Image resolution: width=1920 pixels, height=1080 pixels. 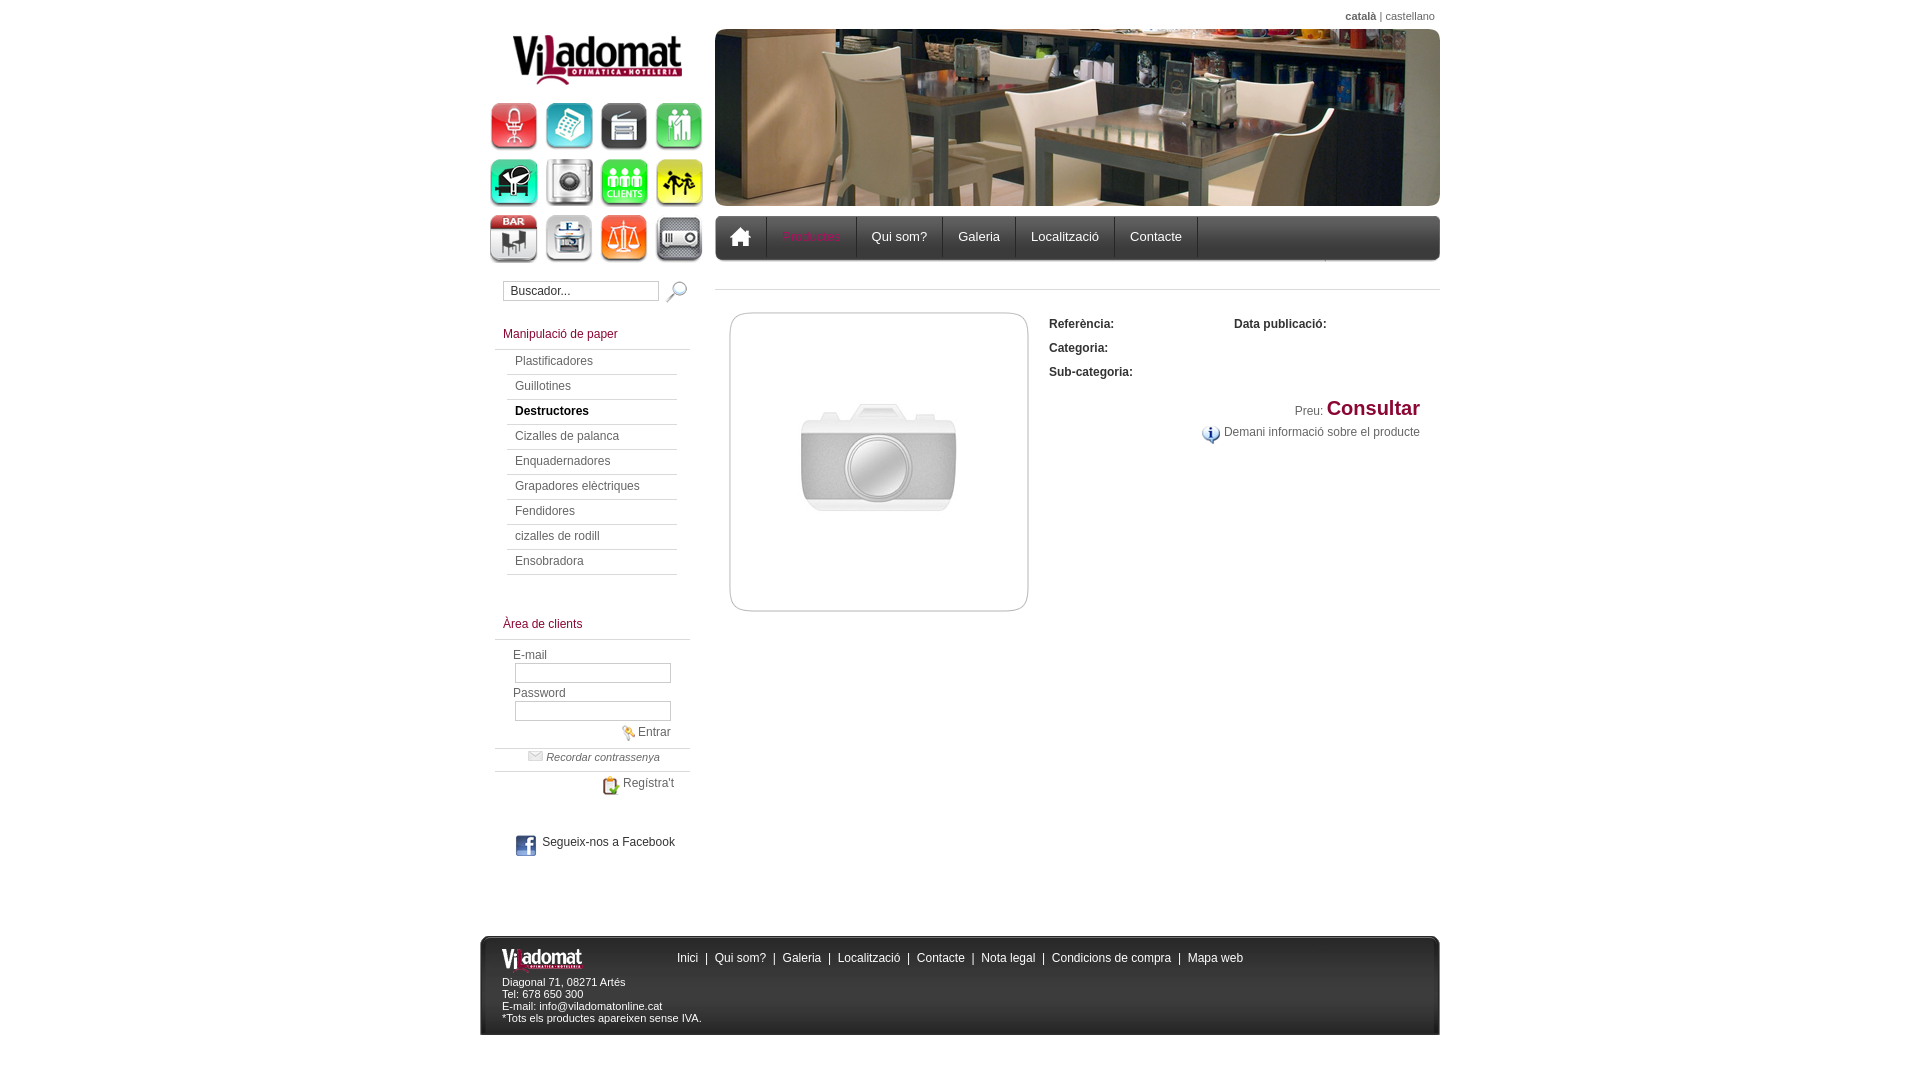 I want to click on 'Qui som?', so click(x=899, y=235).